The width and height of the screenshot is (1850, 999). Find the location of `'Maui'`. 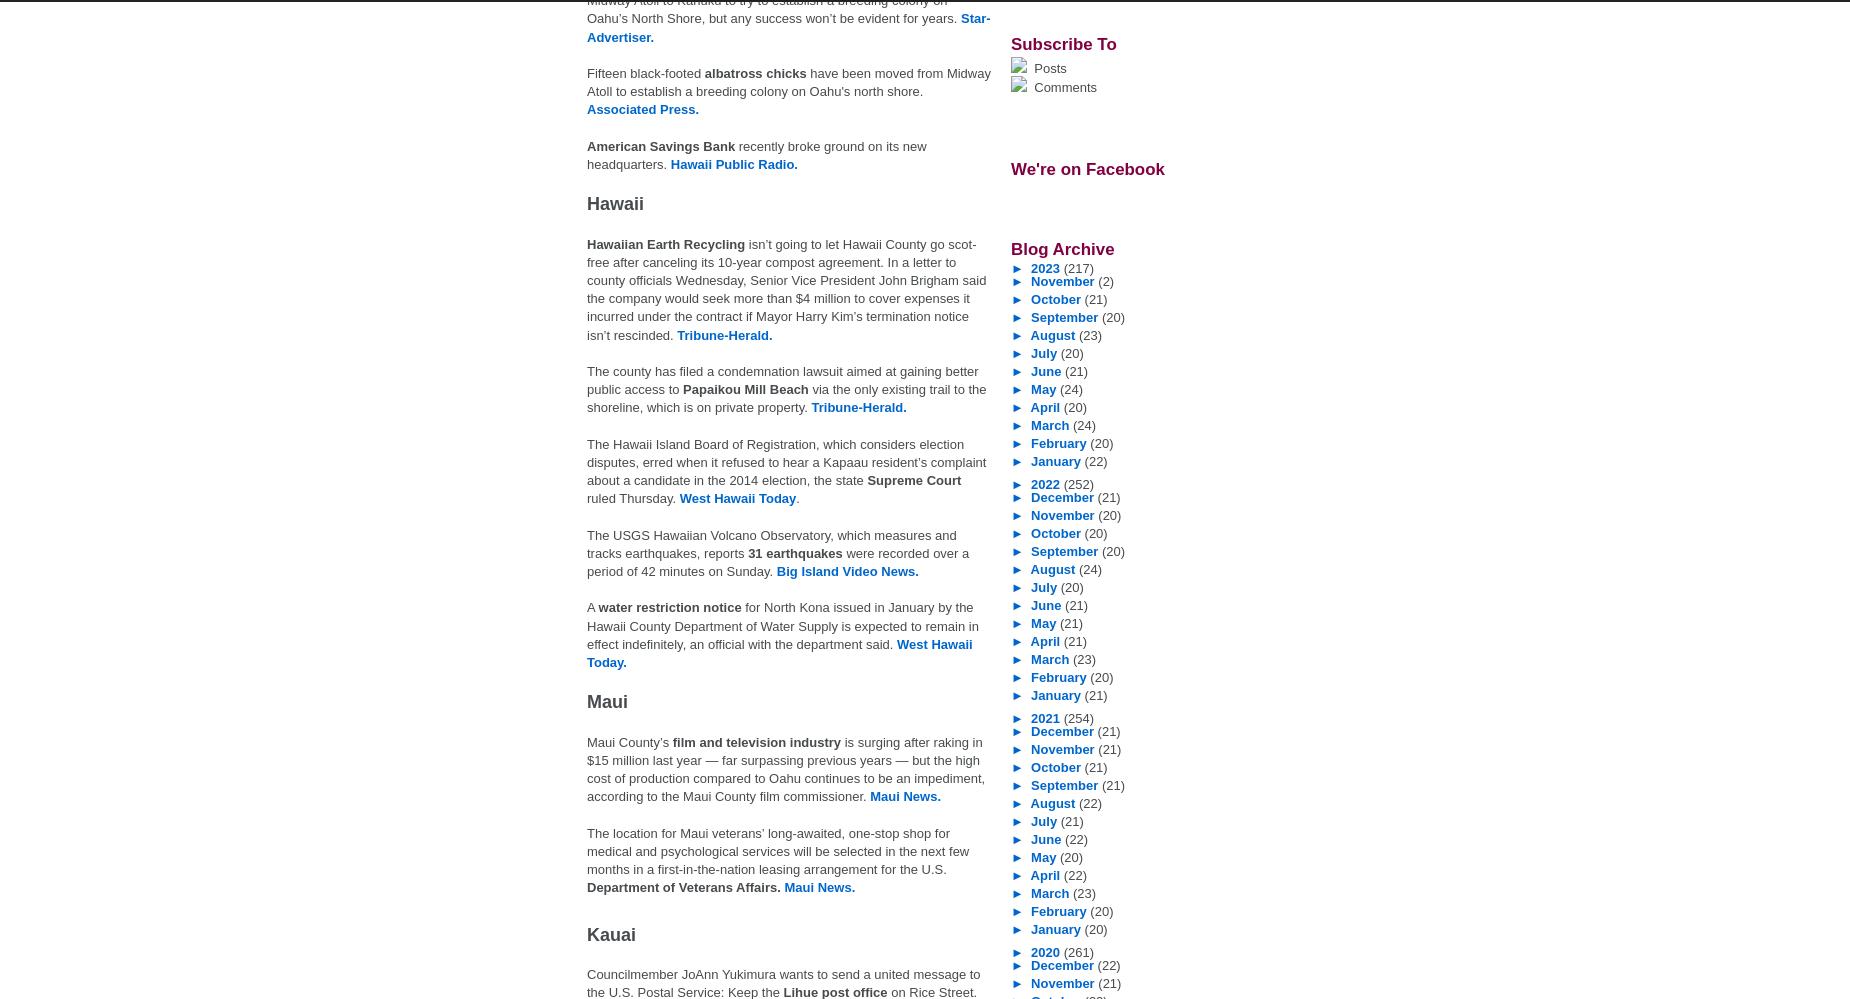

'Maui' is located at coordinates (607, 701).